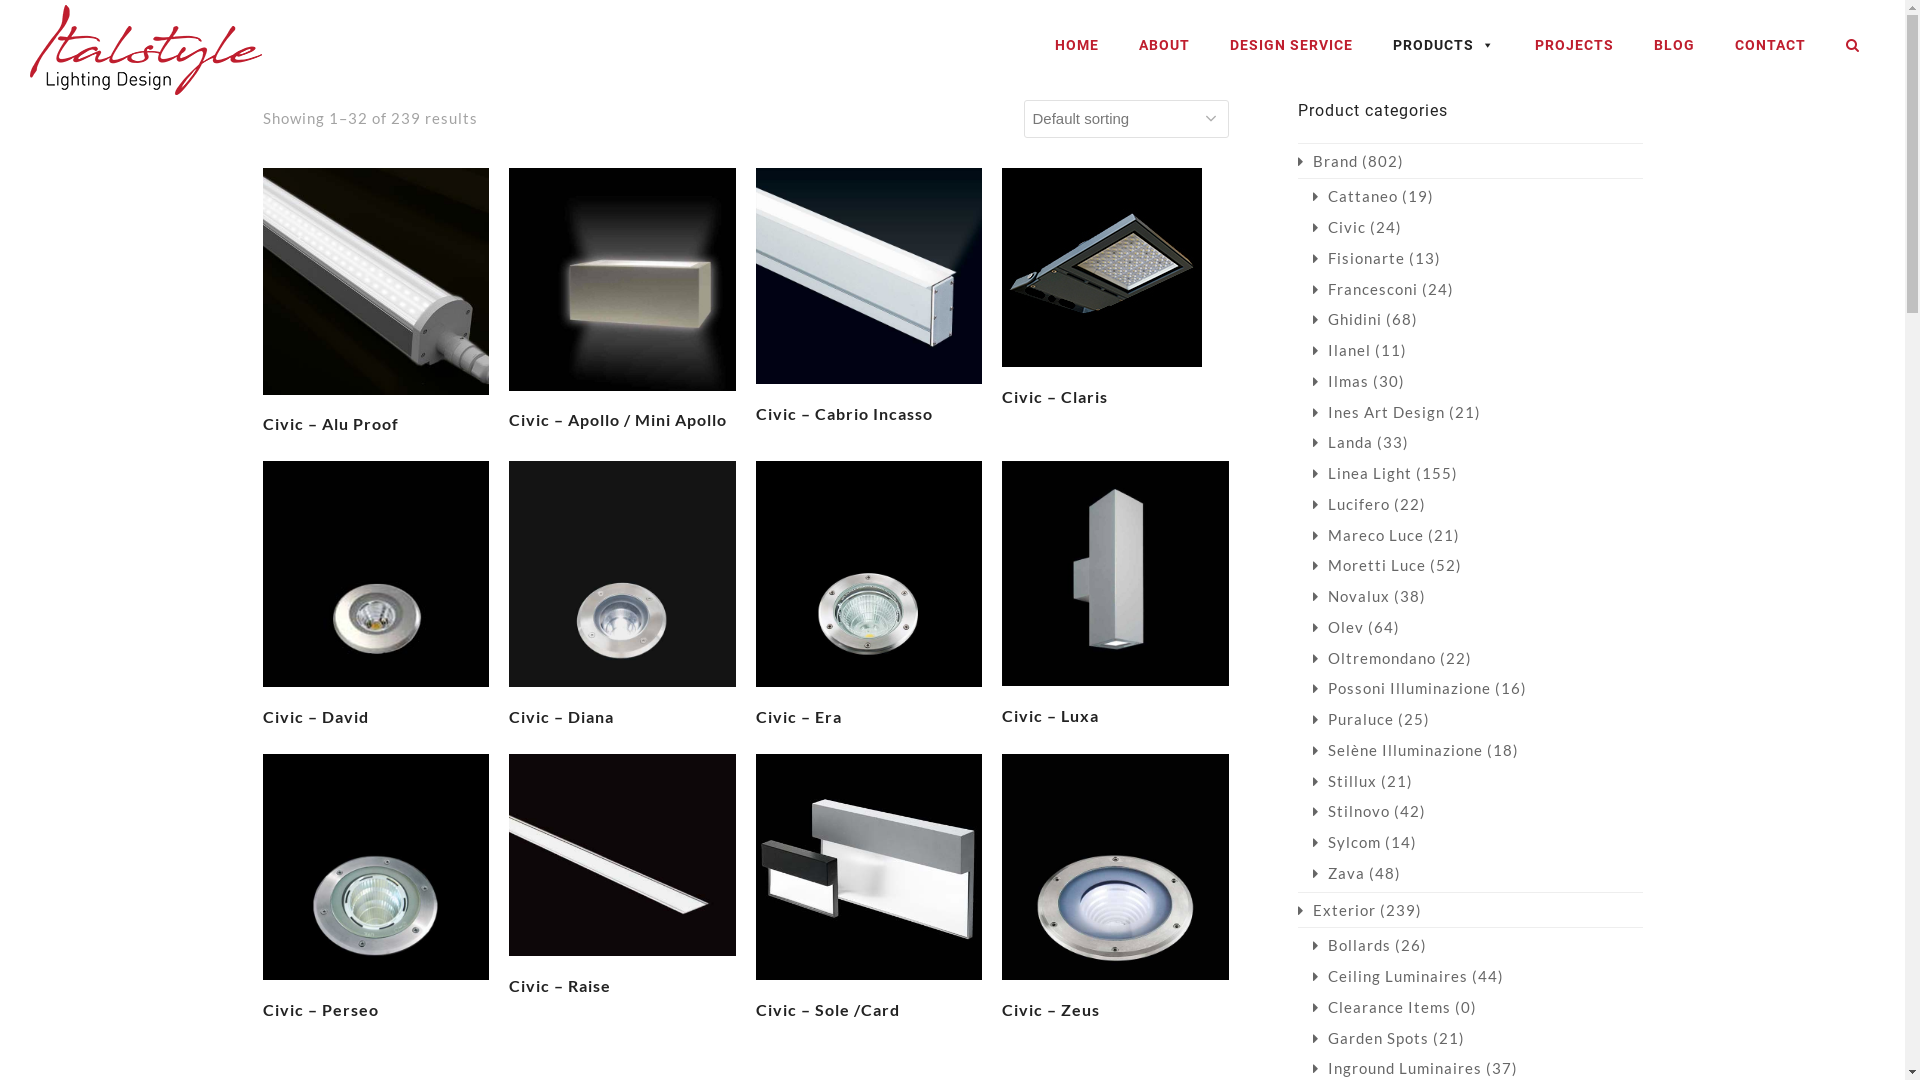  Describe the element at coordinates (1337, 910) in the screenshot. I see `'Exterior'` at that location.